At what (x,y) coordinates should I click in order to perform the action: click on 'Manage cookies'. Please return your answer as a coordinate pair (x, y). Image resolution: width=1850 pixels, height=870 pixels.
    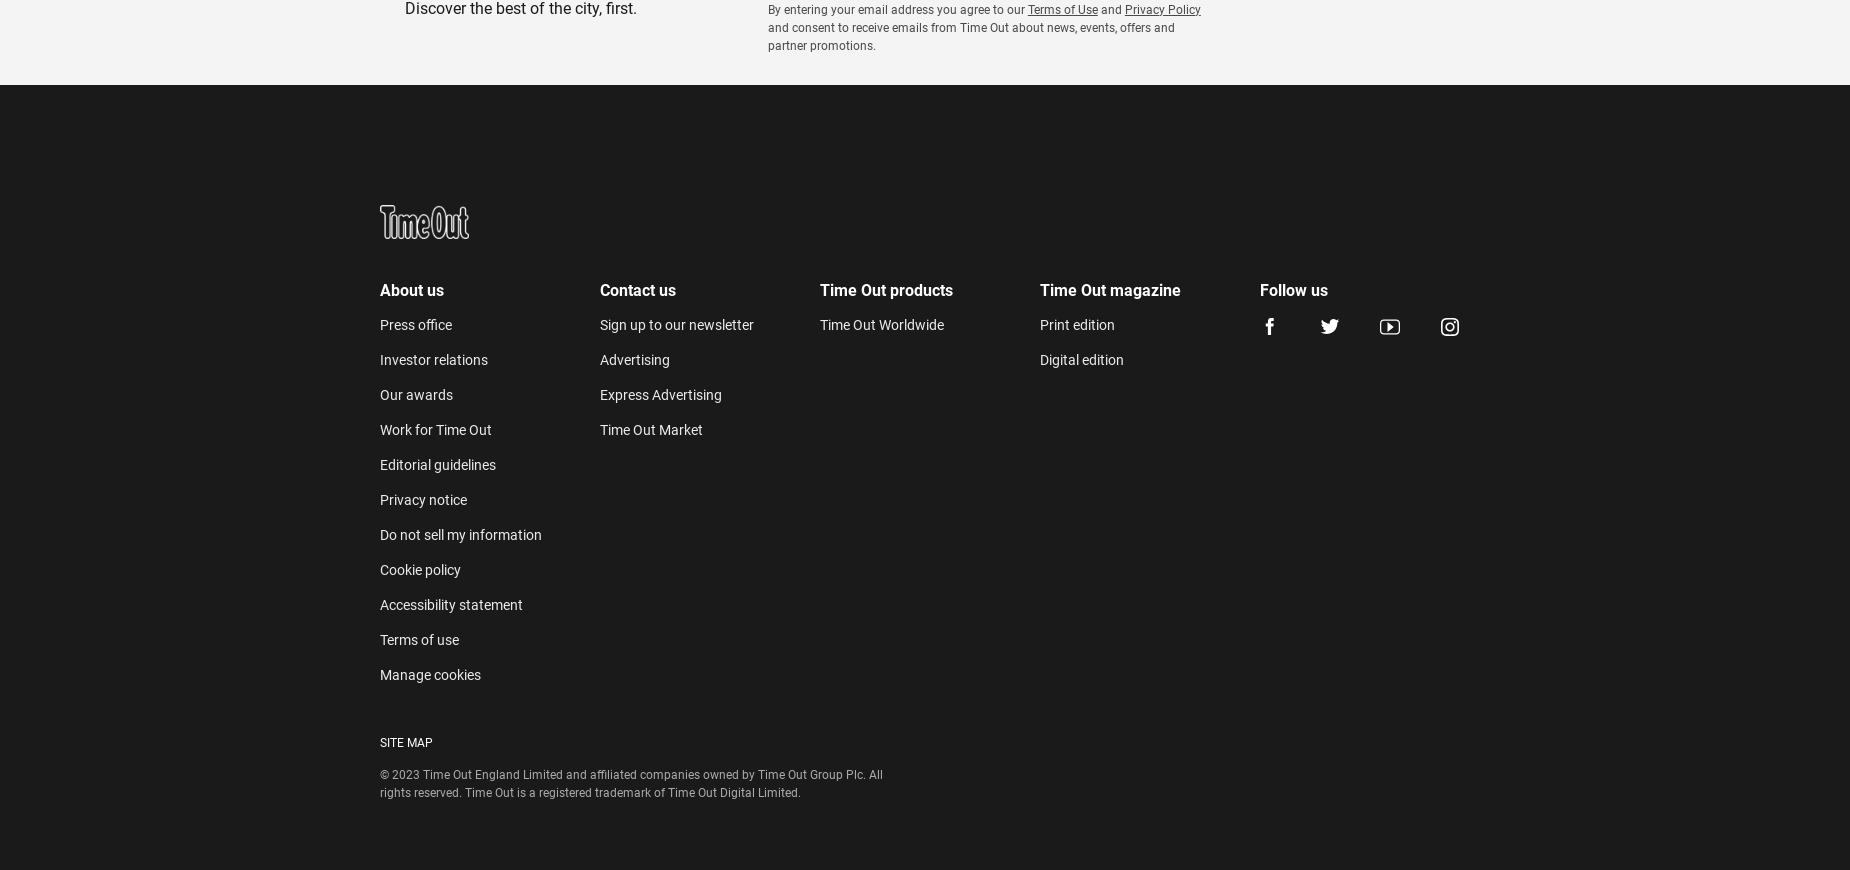
    Looking at the image, I should click on (429, 673).